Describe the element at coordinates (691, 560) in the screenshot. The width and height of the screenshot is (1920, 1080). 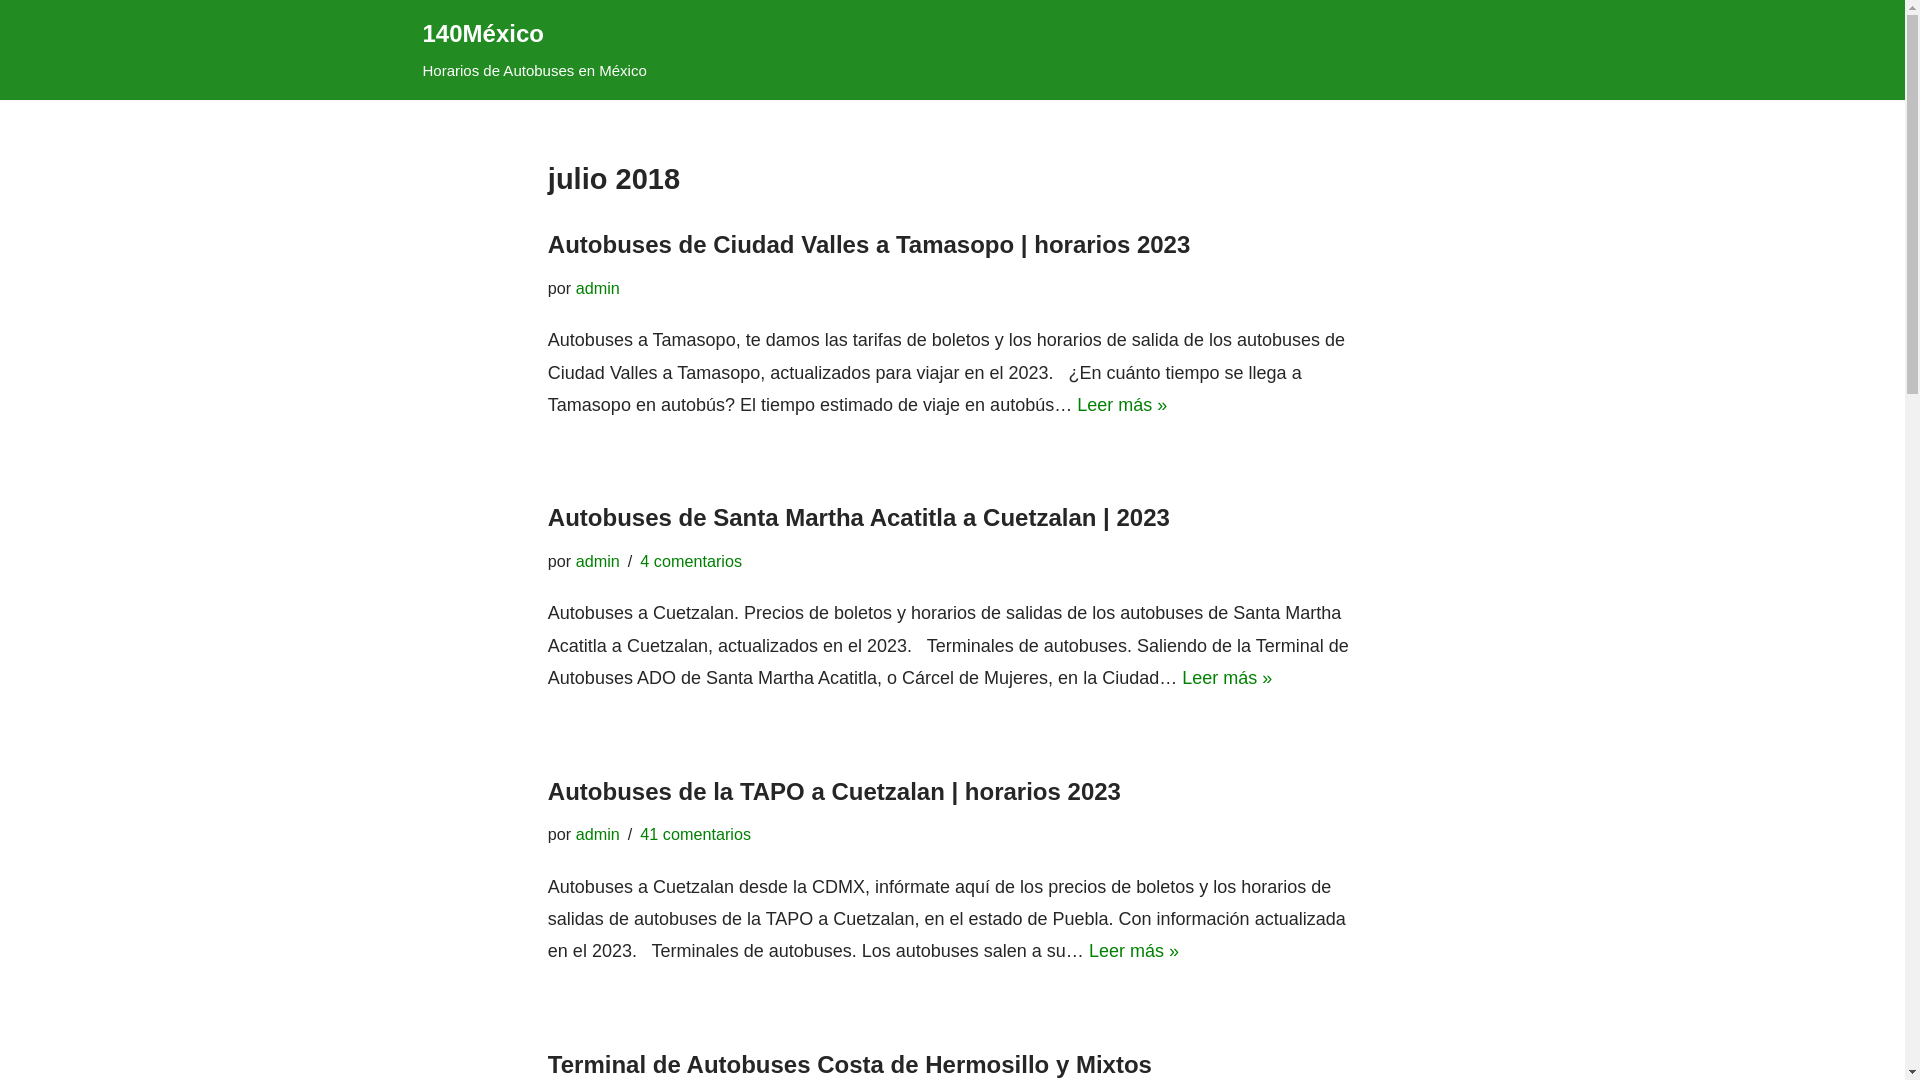
I see `'4 comentarios'` at that location.